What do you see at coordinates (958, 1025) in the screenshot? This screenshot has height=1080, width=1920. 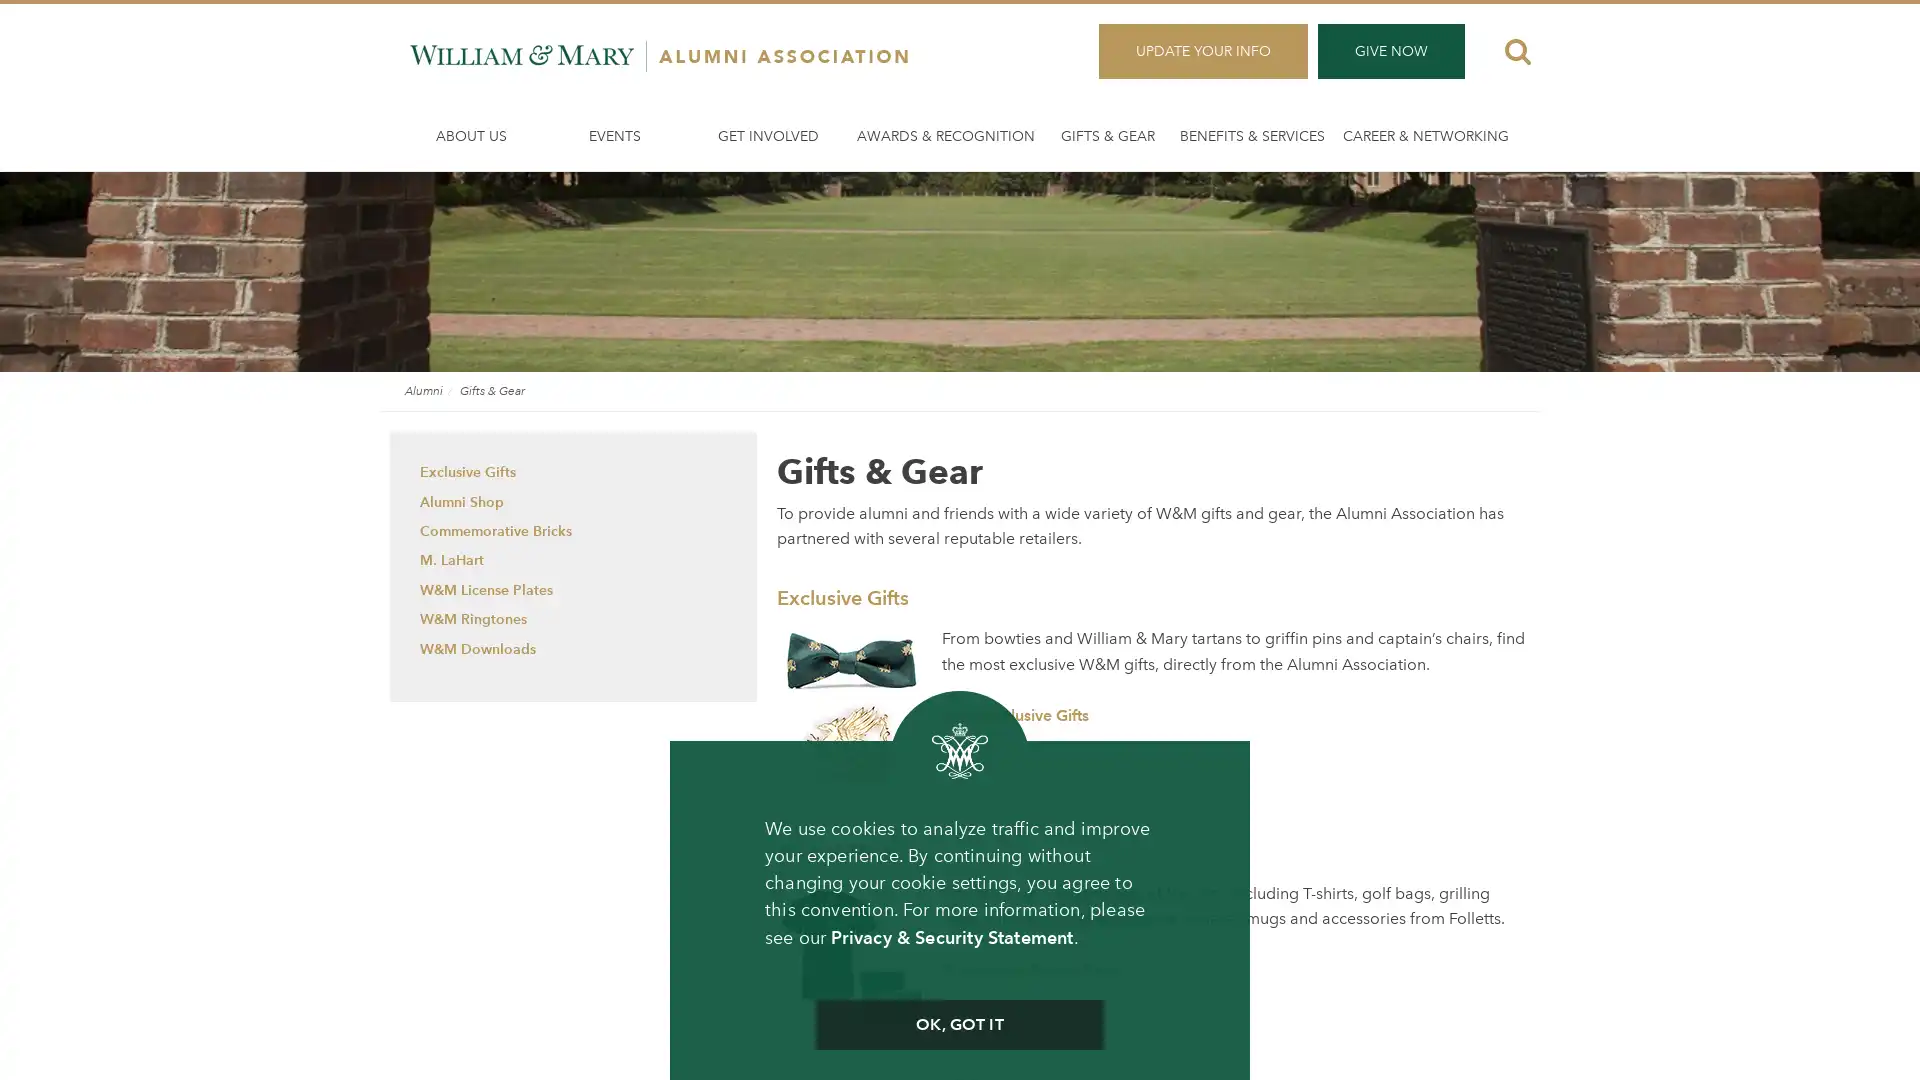 I see `OK, GOT IT` at bounding box center [958, 1025].